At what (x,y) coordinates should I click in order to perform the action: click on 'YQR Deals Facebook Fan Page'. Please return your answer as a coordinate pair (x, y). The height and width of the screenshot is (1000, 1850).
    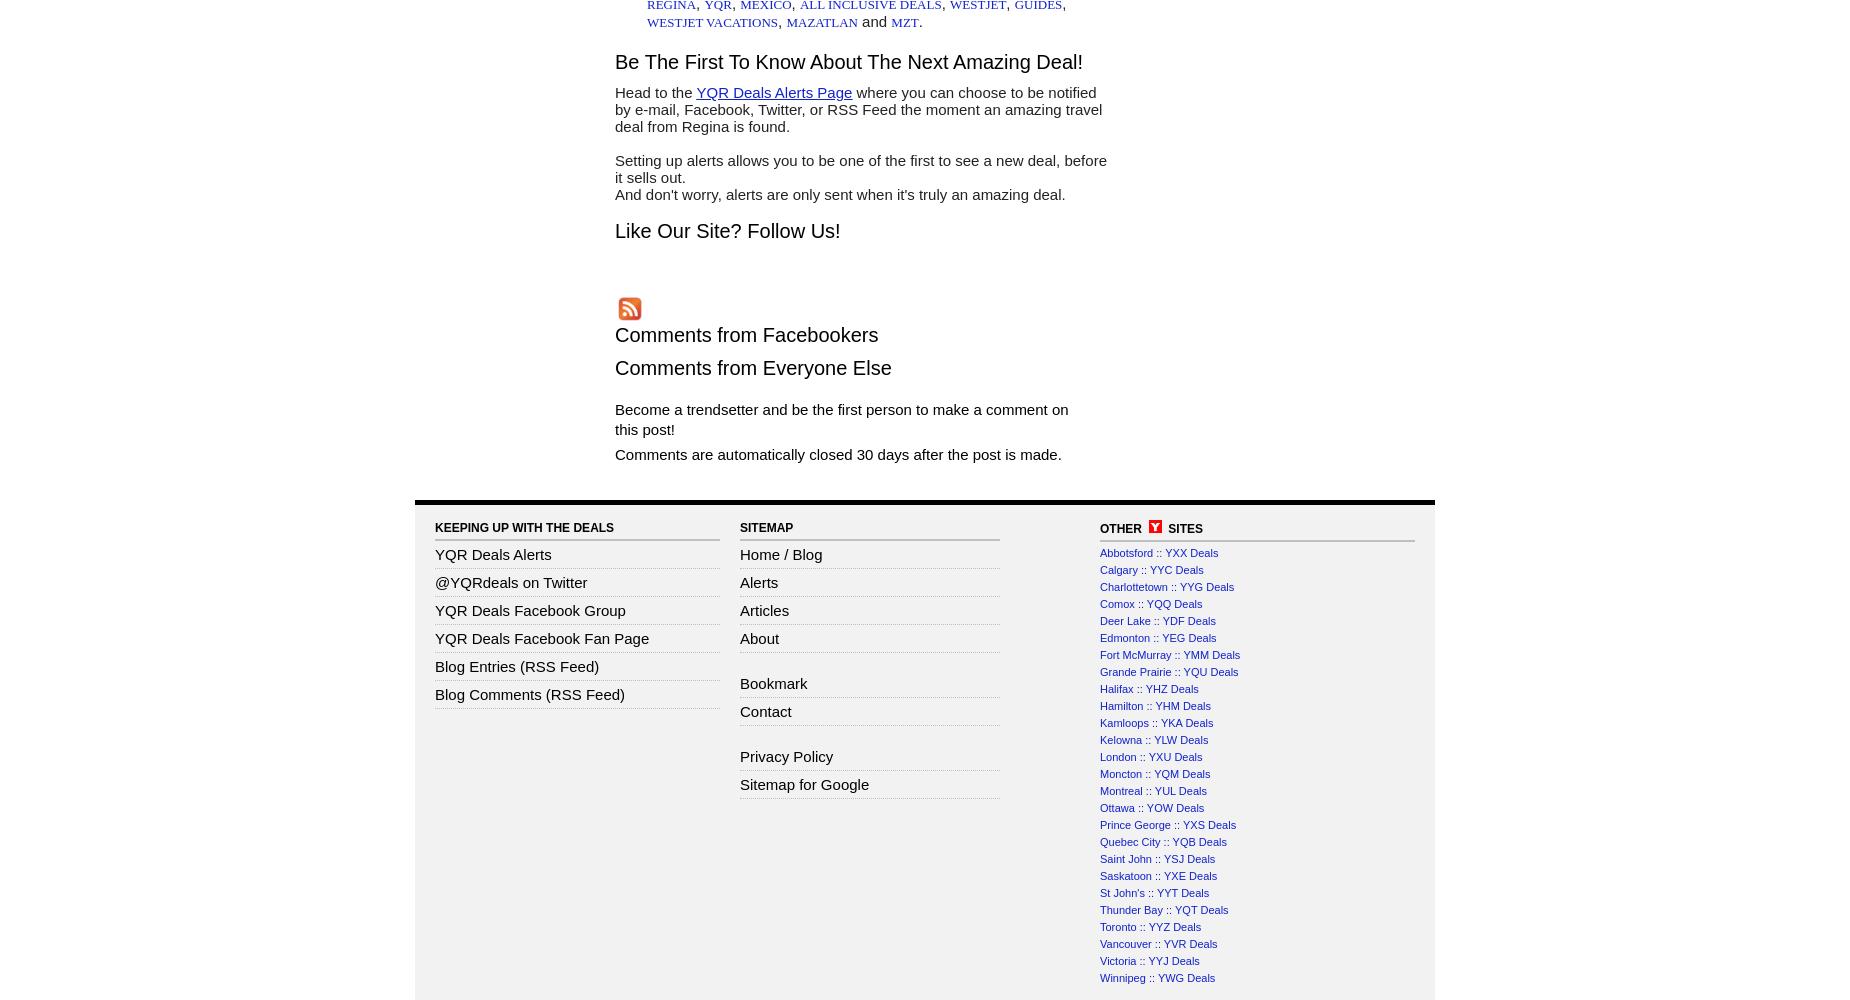
    Looking at the image, I should click on (542, 638).